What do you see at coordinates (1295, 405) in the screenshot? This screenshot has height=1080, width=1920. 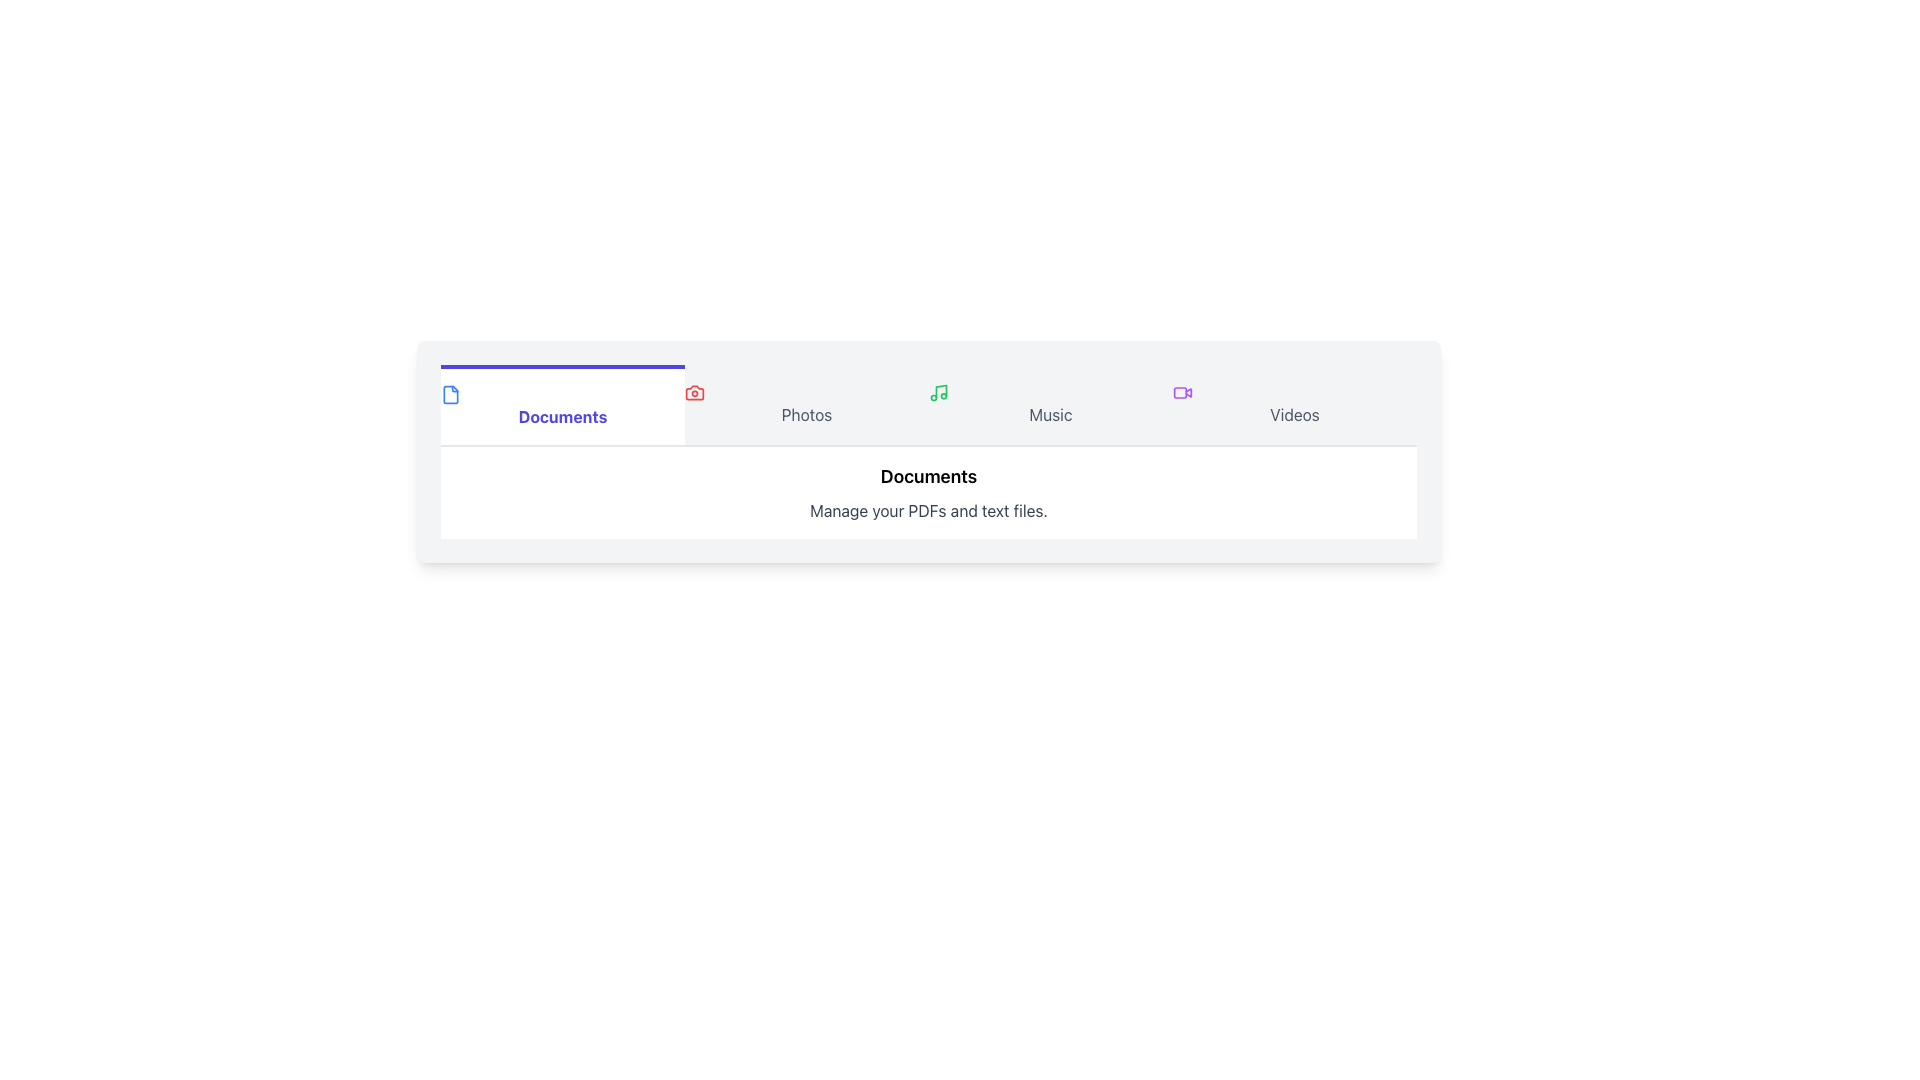 I see `the 'Videos' navigation tab located in the top right corner of the tab bar` at bounding box center [1295, 405].